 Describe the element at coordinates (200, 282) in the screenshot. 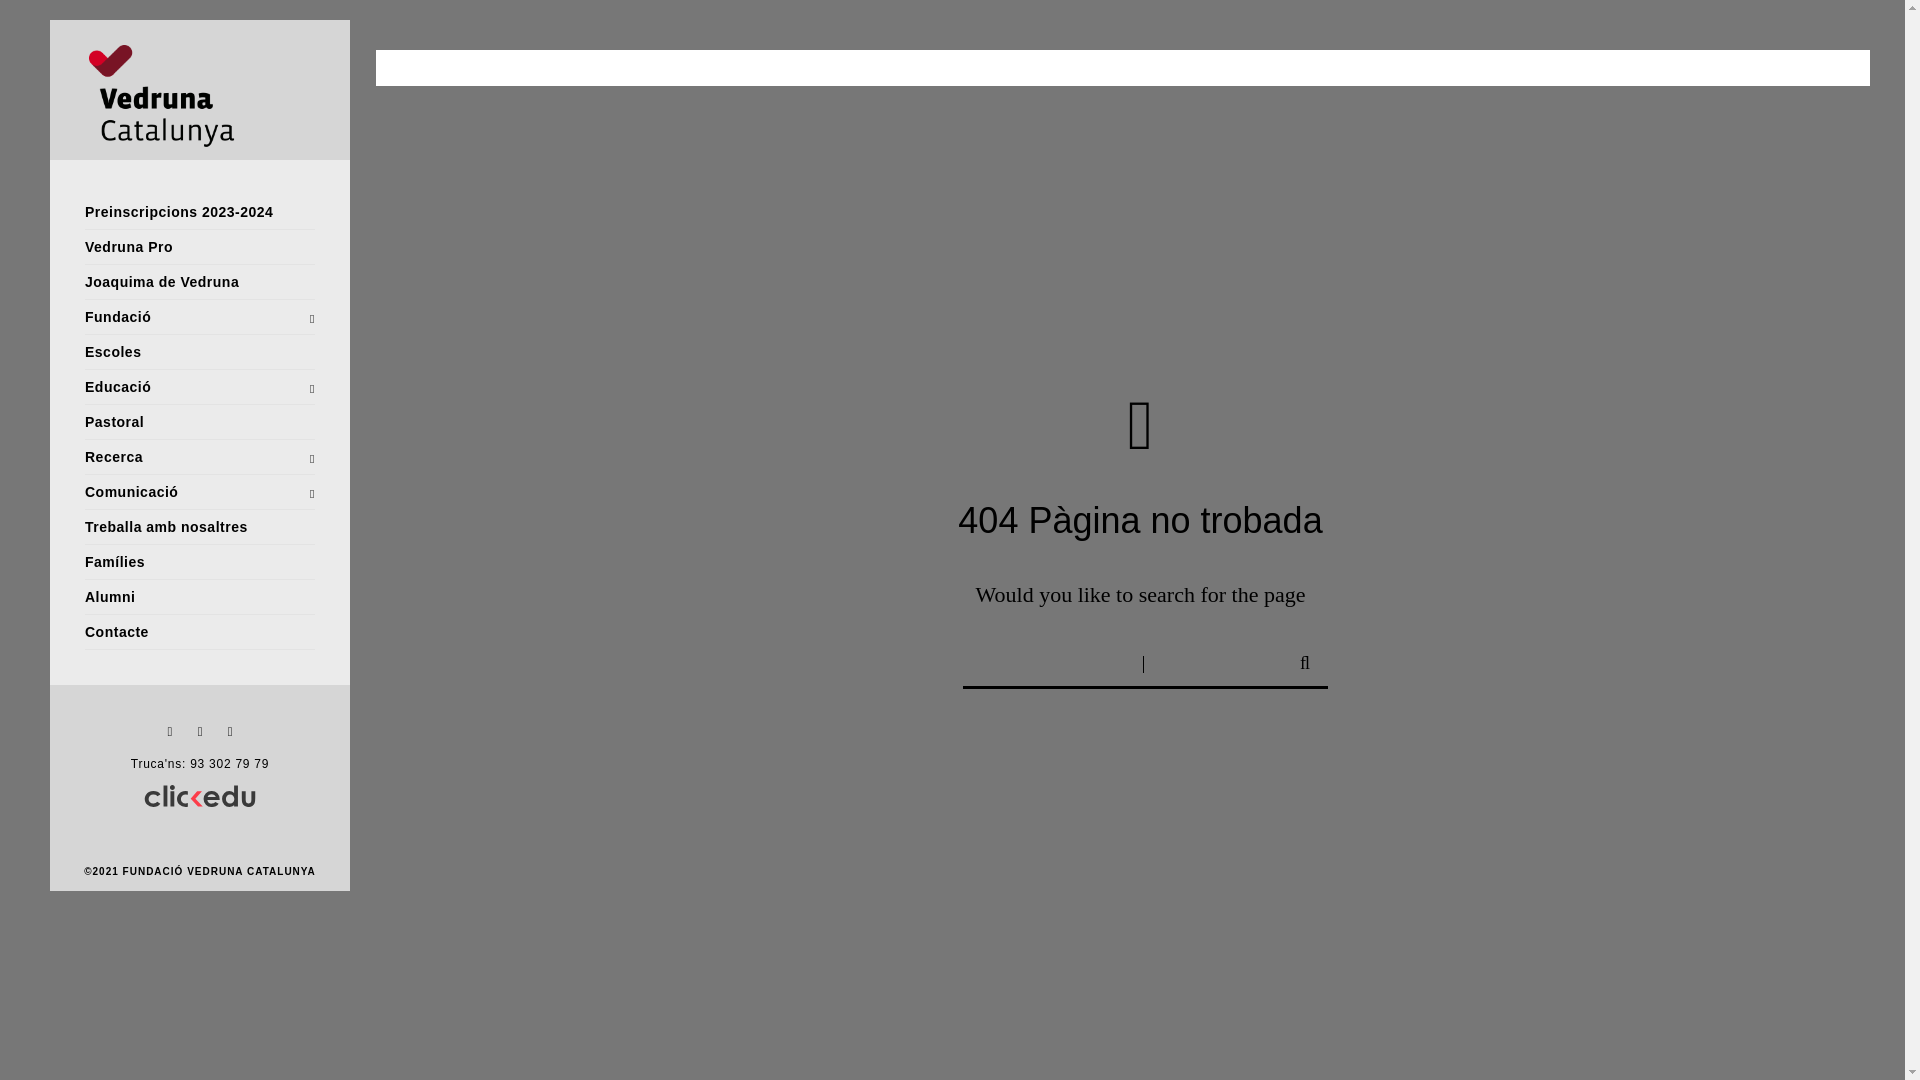

I see `'Joaquima de Vedruna'` at that location.